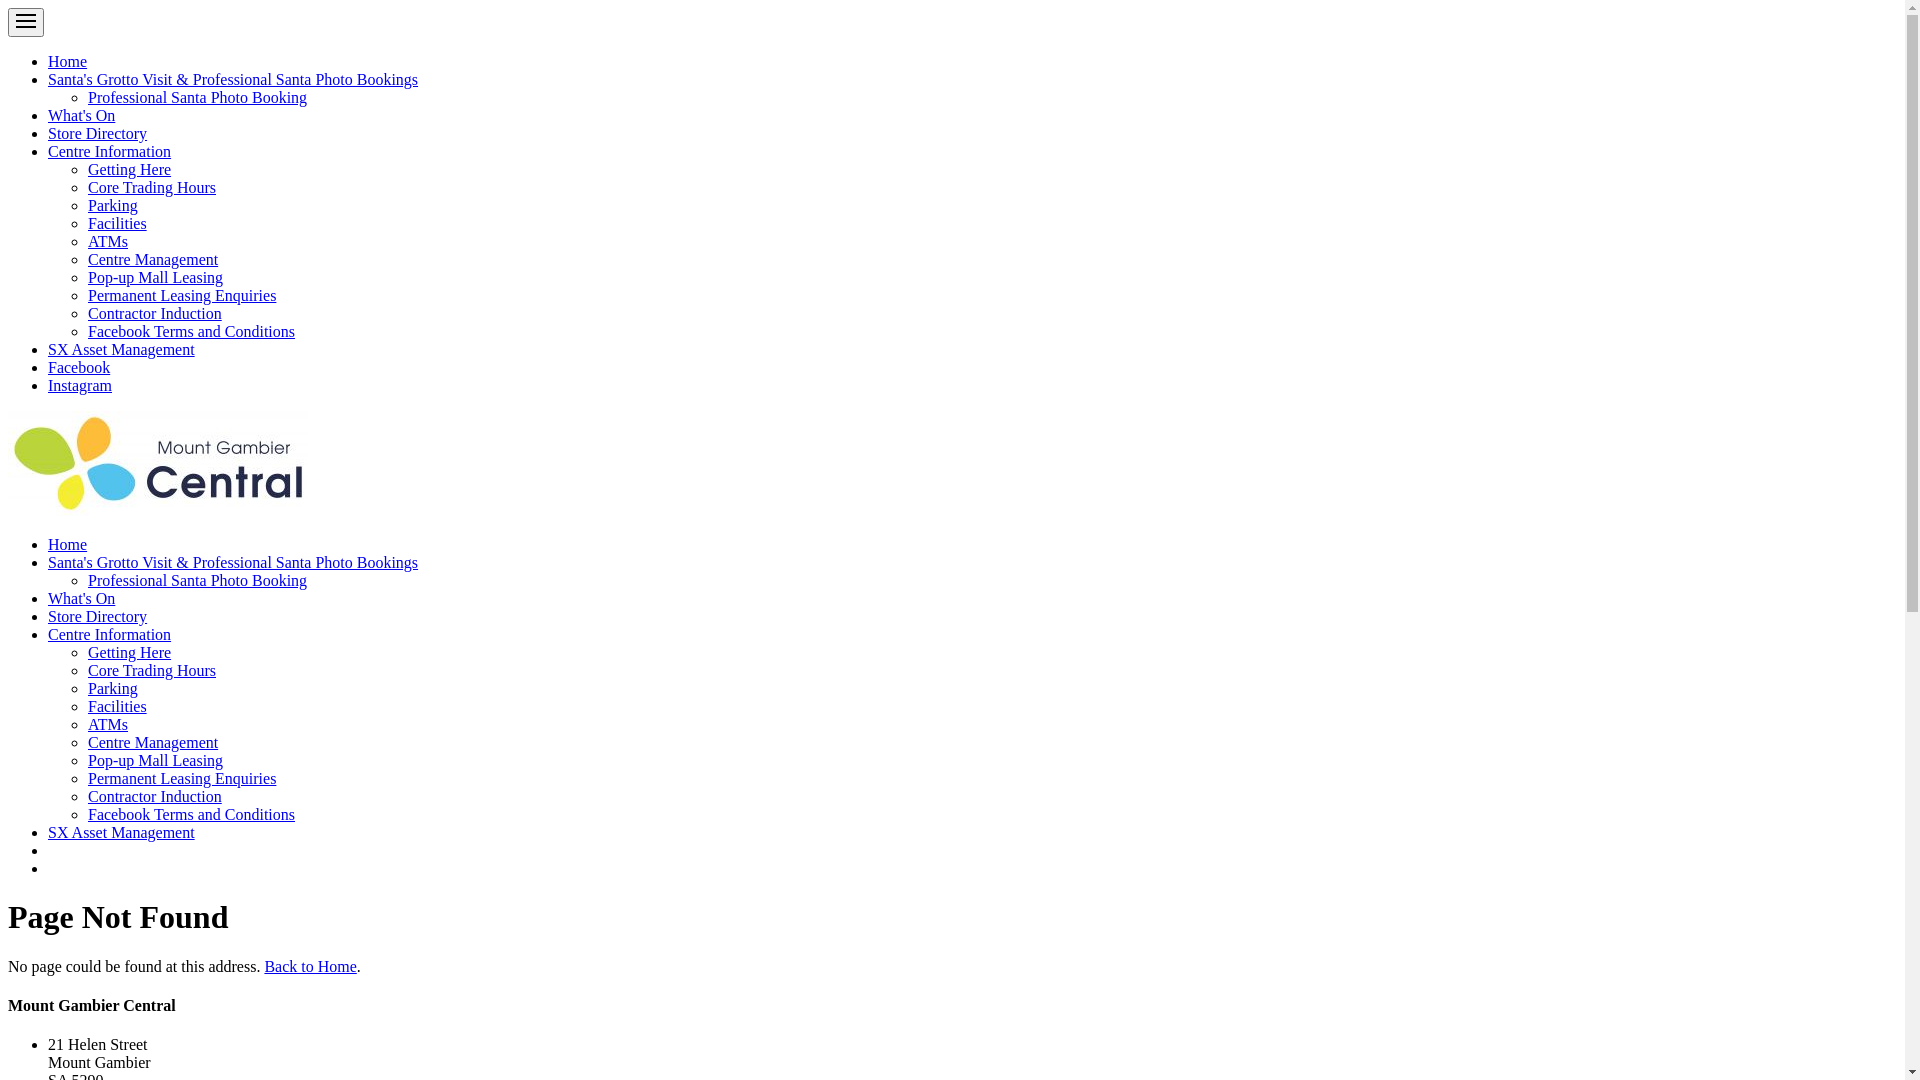 Image resolution: width=1920 pixels, height=1080 pixels. I want to click on 'Facebook Terms and Conditions', so click(191, 814).